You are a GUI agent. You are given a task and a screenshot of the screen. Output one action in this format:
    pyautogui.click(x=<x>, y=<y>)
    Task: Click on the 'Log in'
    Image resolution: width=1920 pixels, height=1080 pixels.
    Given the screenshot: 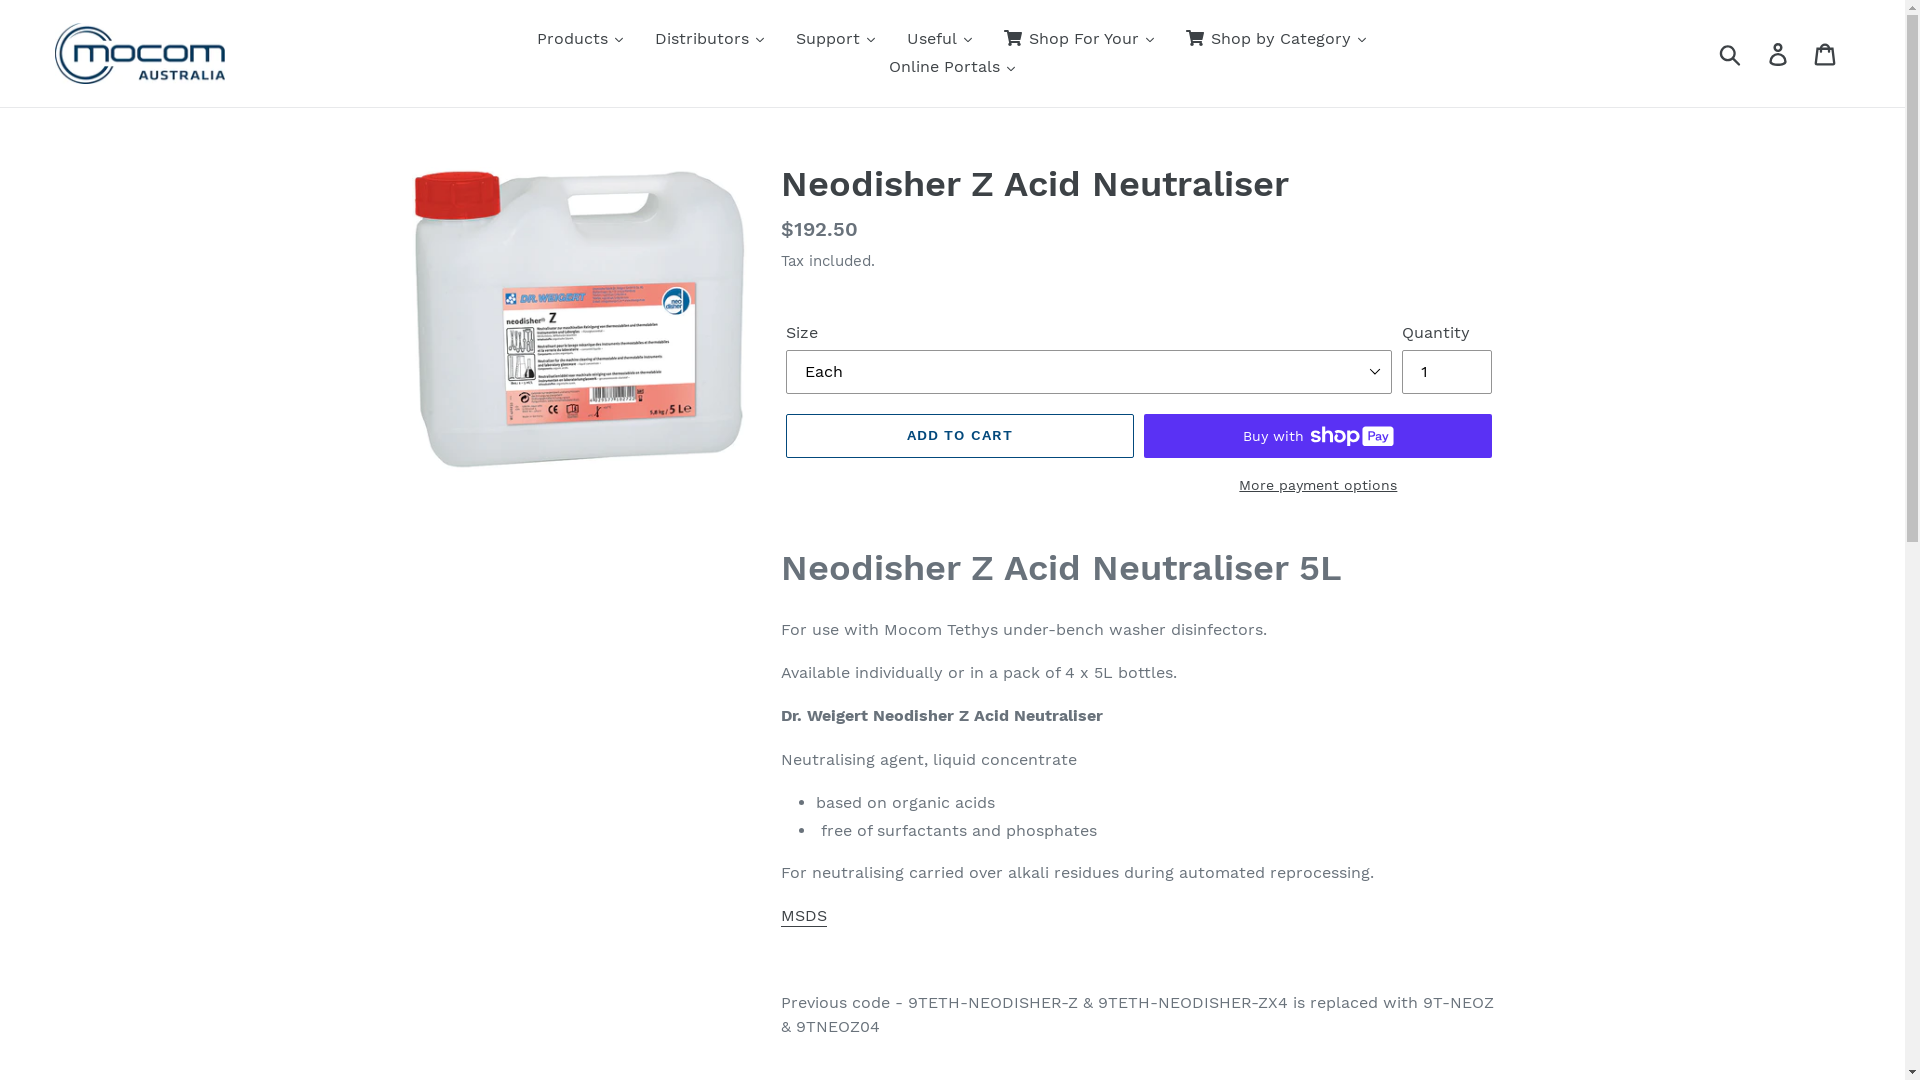 What is the action you would take?
    pyautogui.click(x=1779, y=52)
    